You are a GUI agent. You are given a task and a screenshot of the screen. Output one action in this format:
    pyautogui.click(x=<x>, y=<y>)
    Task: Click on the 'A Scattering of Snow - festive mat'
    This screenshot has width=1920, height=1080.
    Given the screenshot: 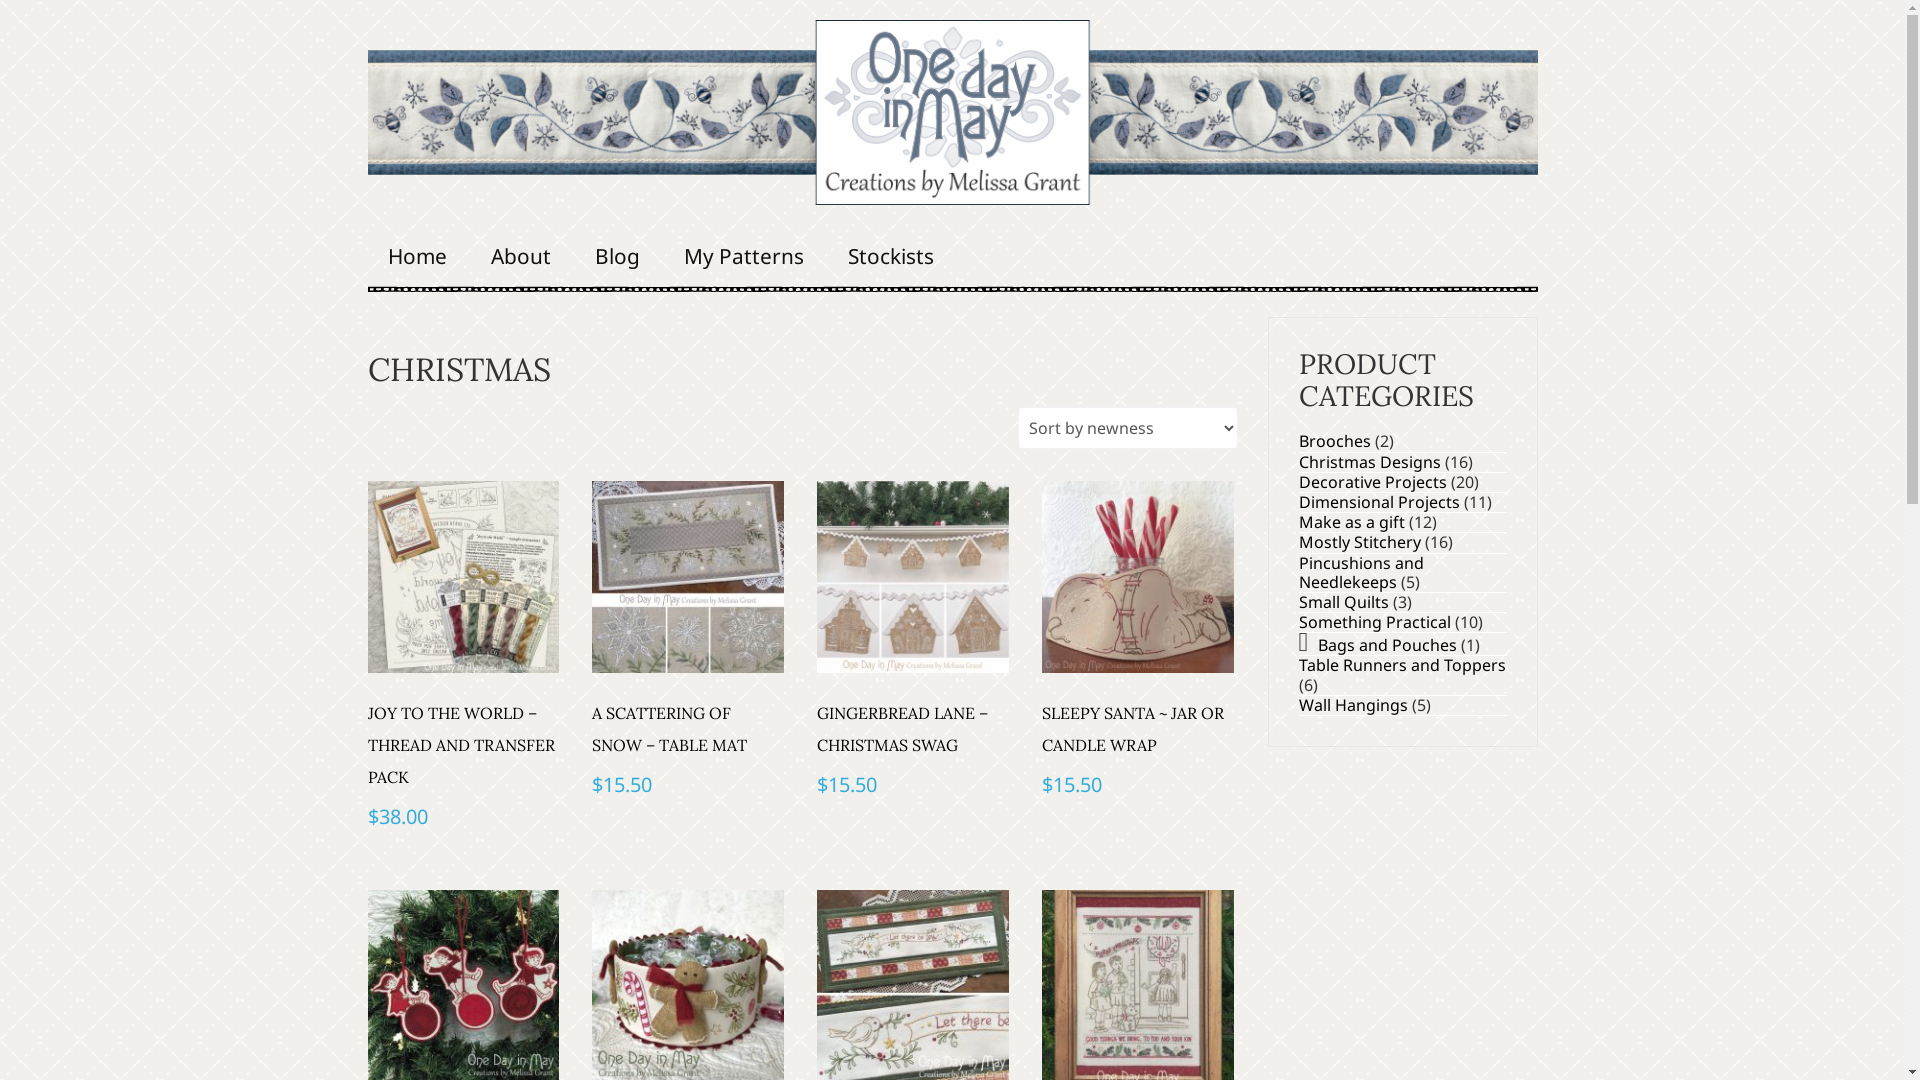 What is the action you would take?
    pyautogui.click(x=687, y=577)
    